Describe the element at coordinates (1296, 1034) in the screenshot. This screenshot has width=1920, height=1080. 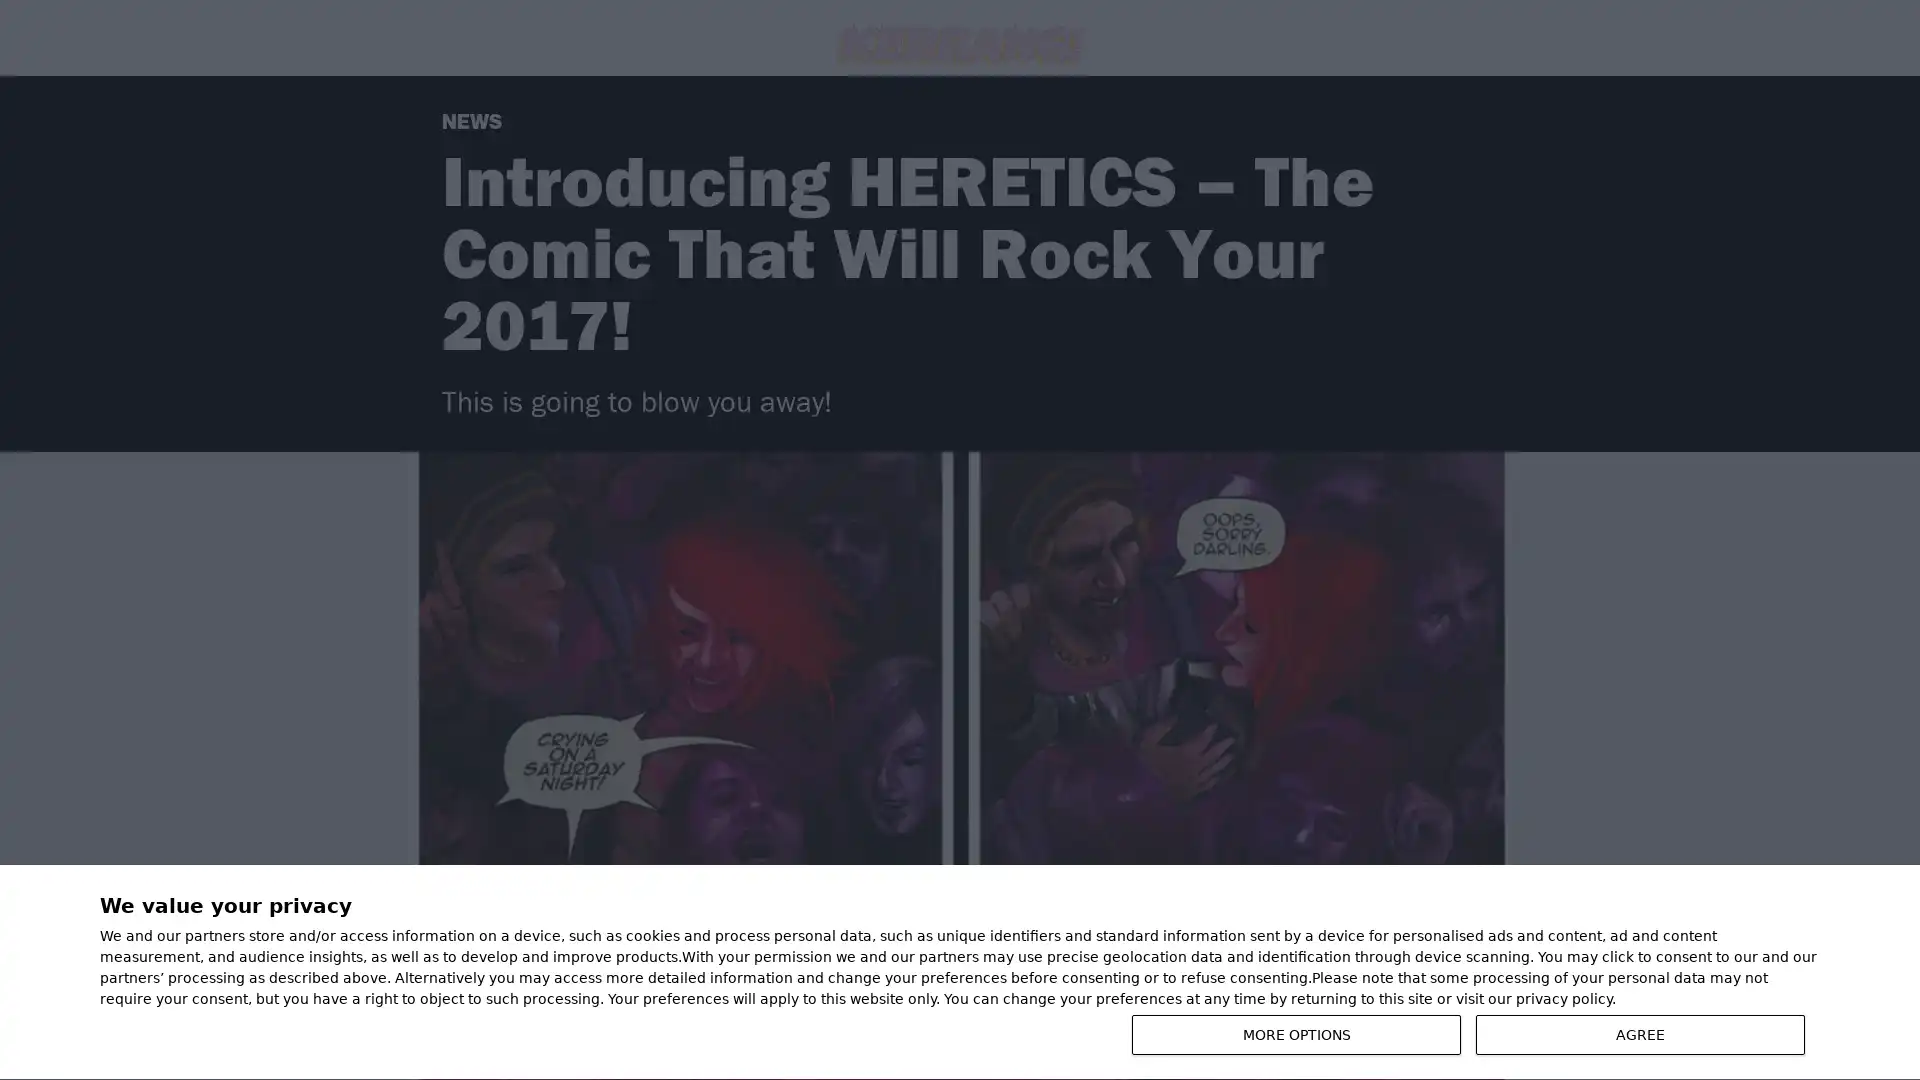
I see `MORE OPTIONS` at that location.